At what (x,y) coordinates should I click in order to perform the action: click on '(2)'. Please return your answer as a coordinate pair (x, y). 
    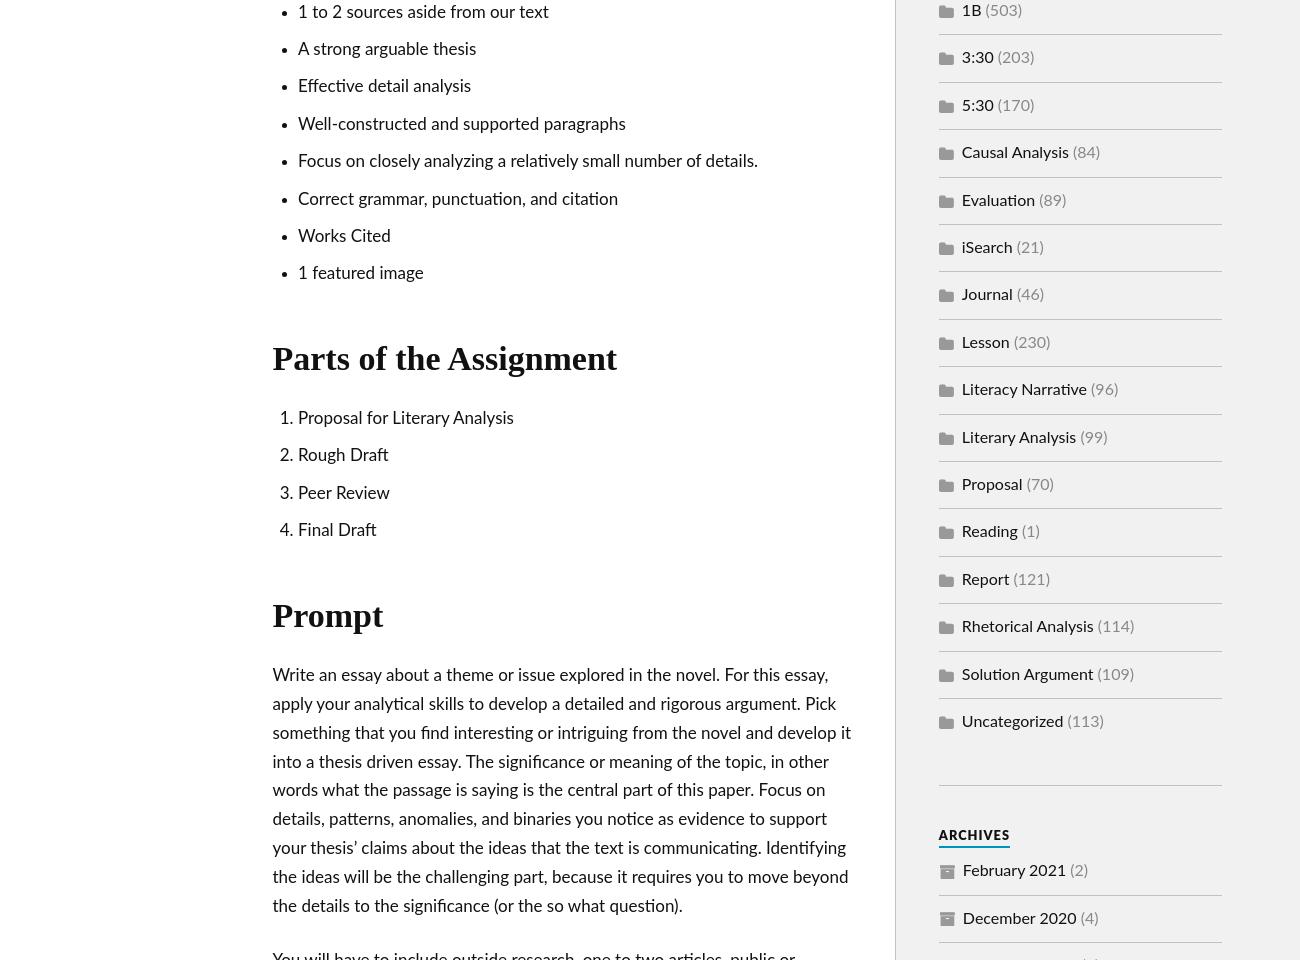
    Looking at the image, I should click on (1077, 870).